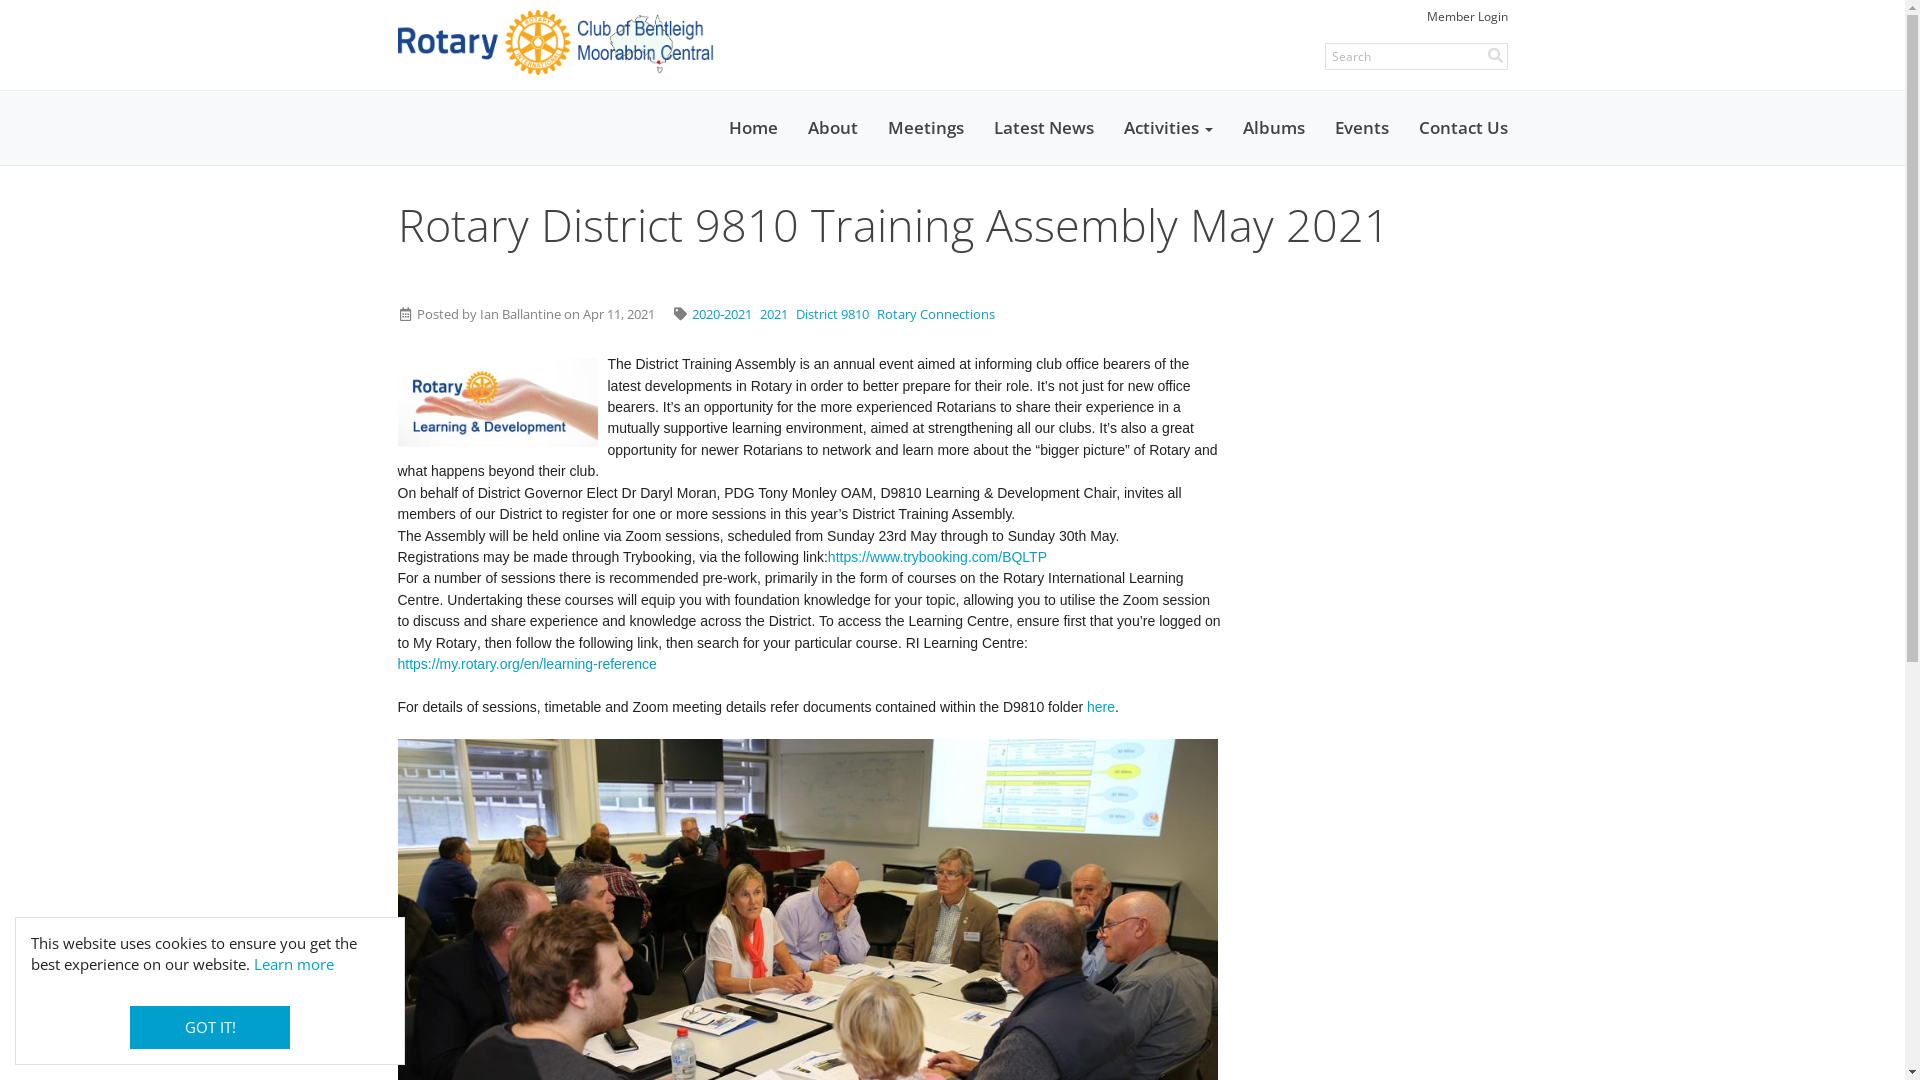  I want to click on 'Member Login', so click(1466, 16).